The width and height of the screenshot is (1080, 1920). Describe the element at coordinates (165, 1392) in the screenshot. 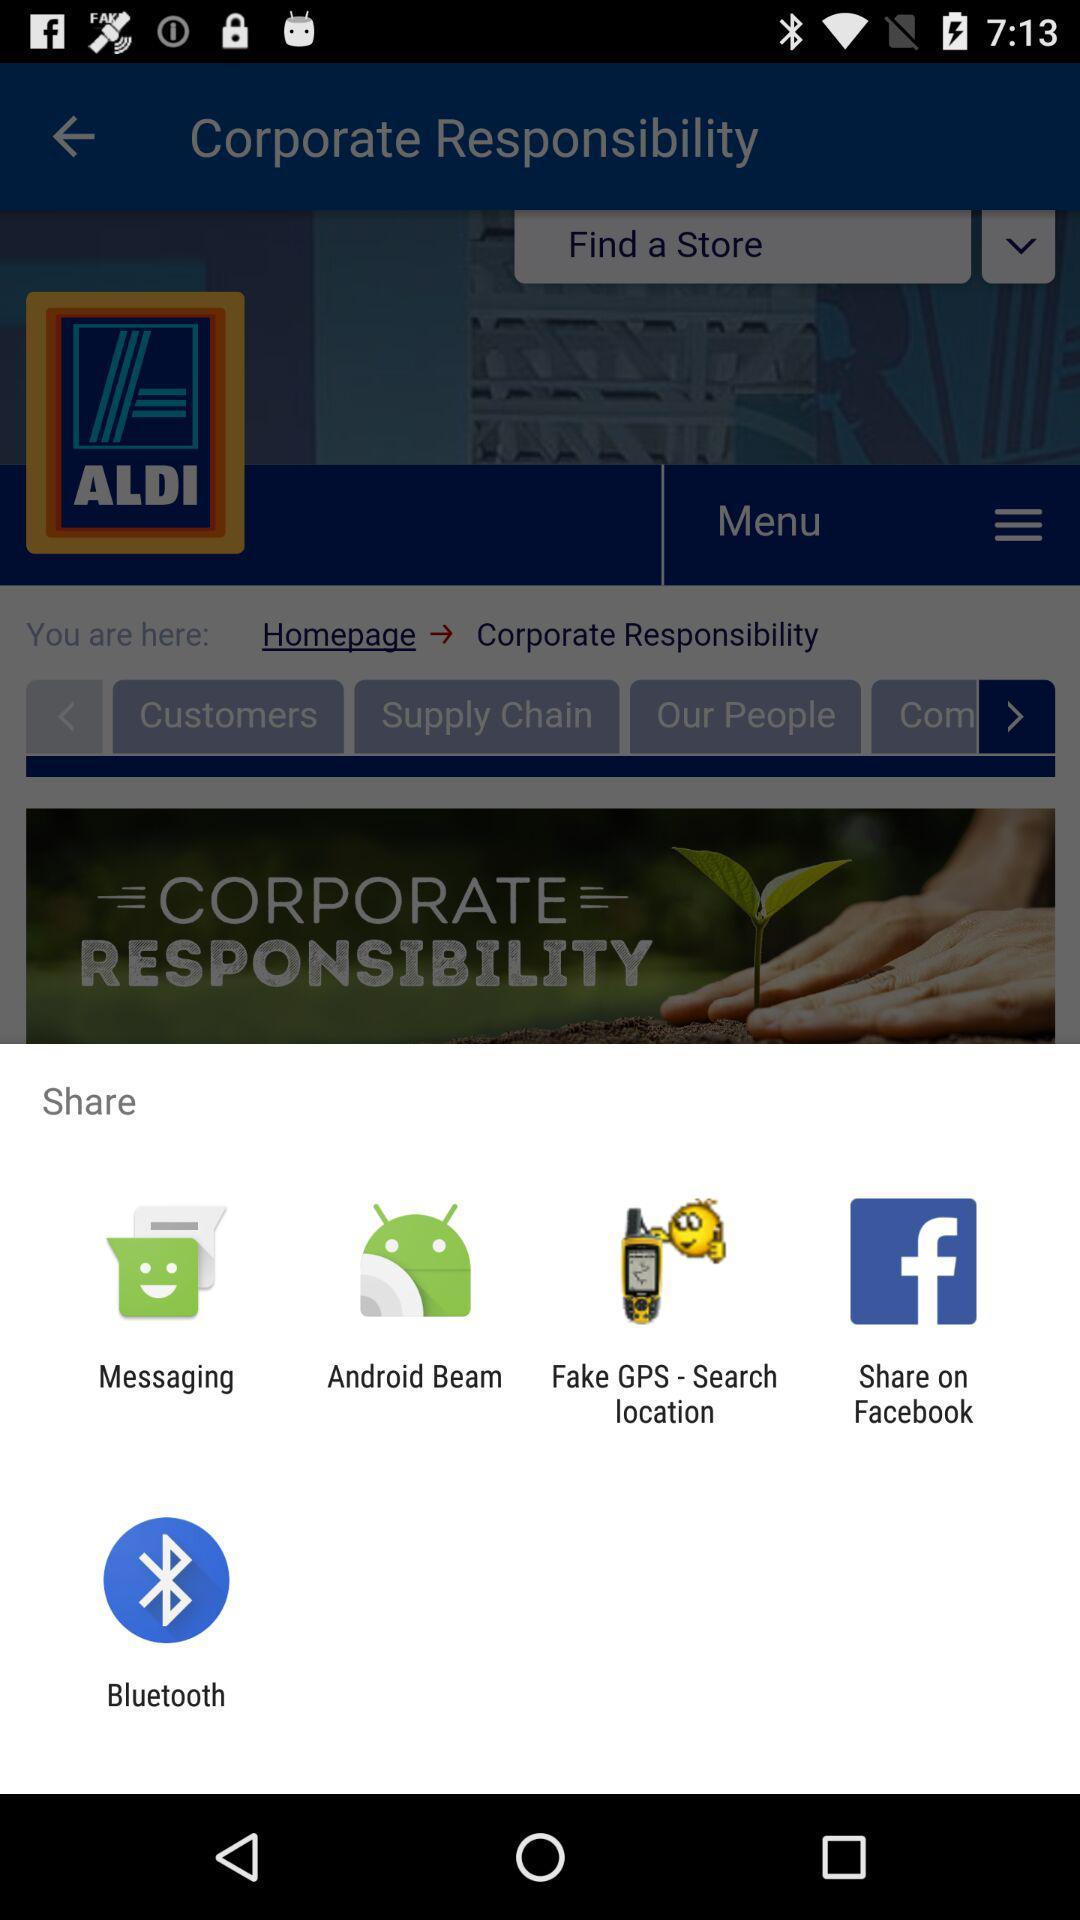

I see `messaging` at that location.